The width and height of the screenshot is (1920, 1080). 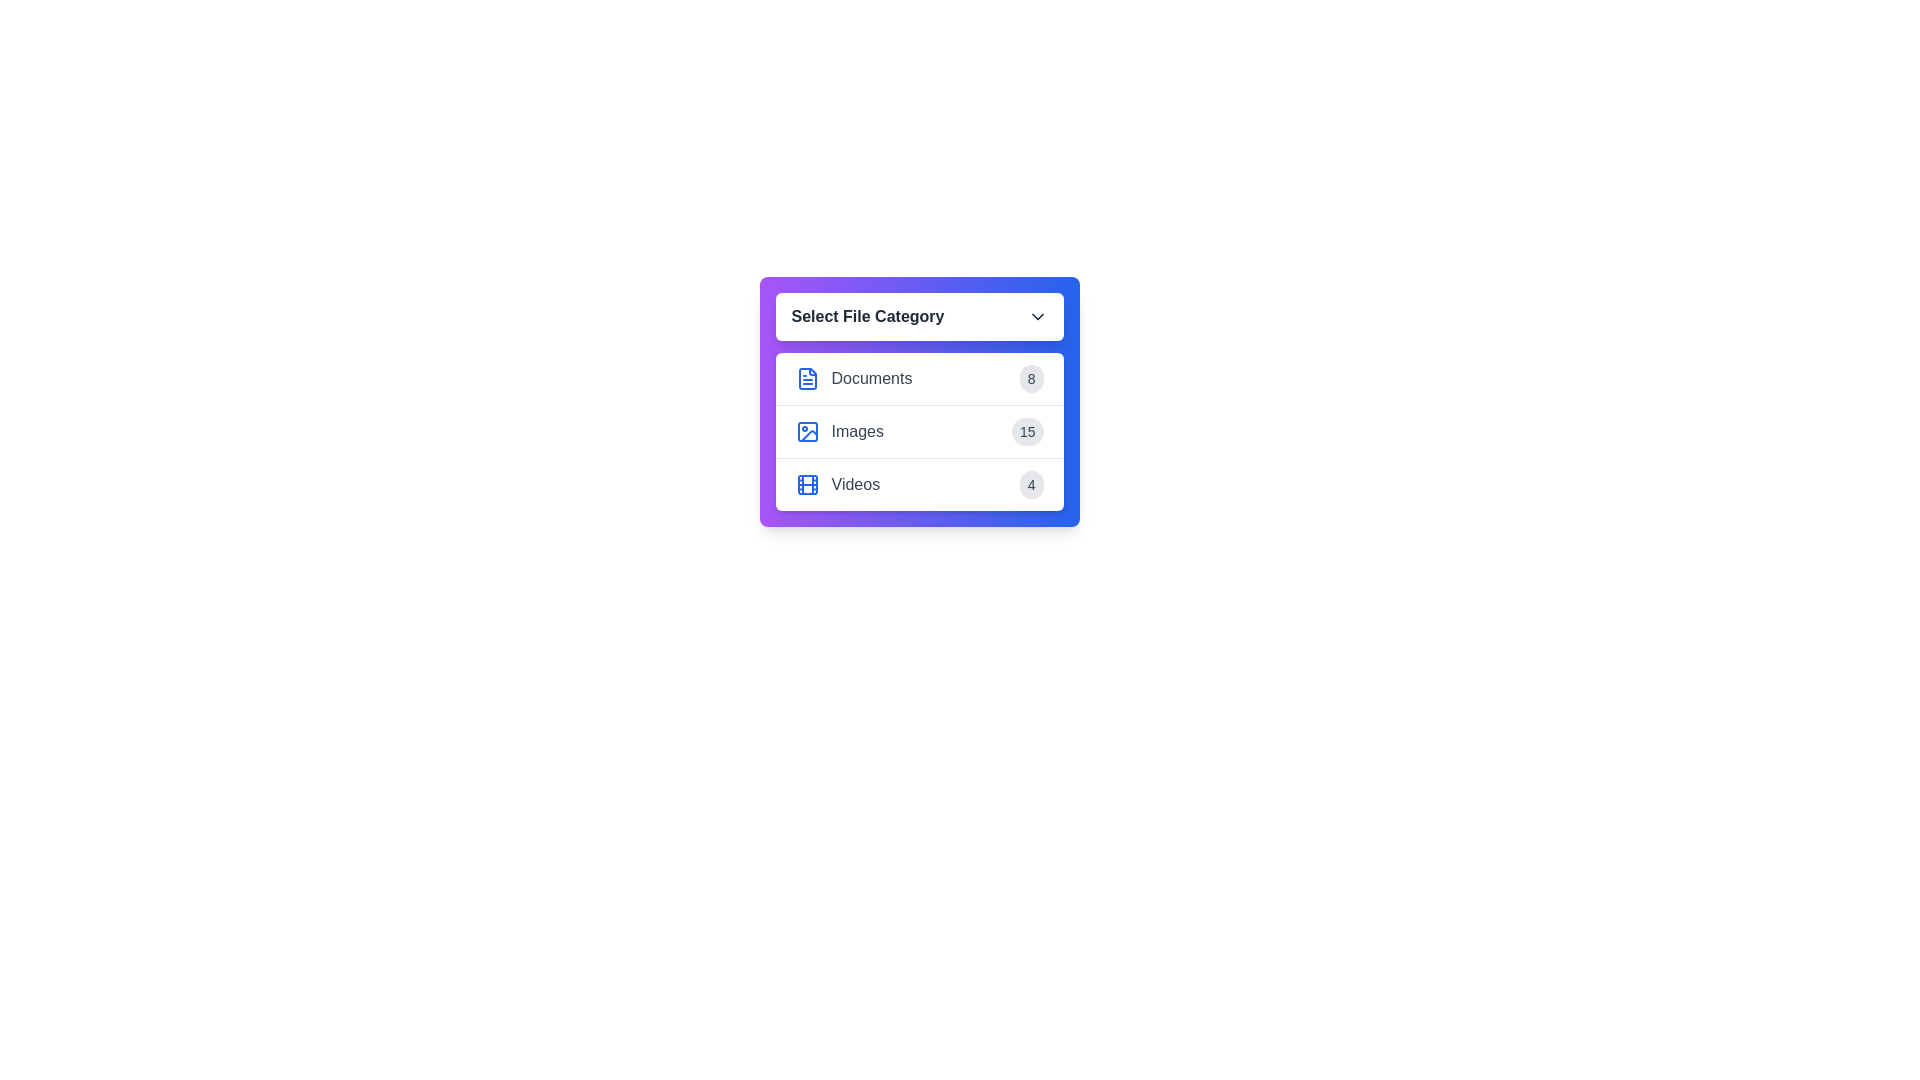 What do you see at coordinates (918, 430) in the screenshot?
I see `the 'Images' file category list item` at bounding box center [918, 430].